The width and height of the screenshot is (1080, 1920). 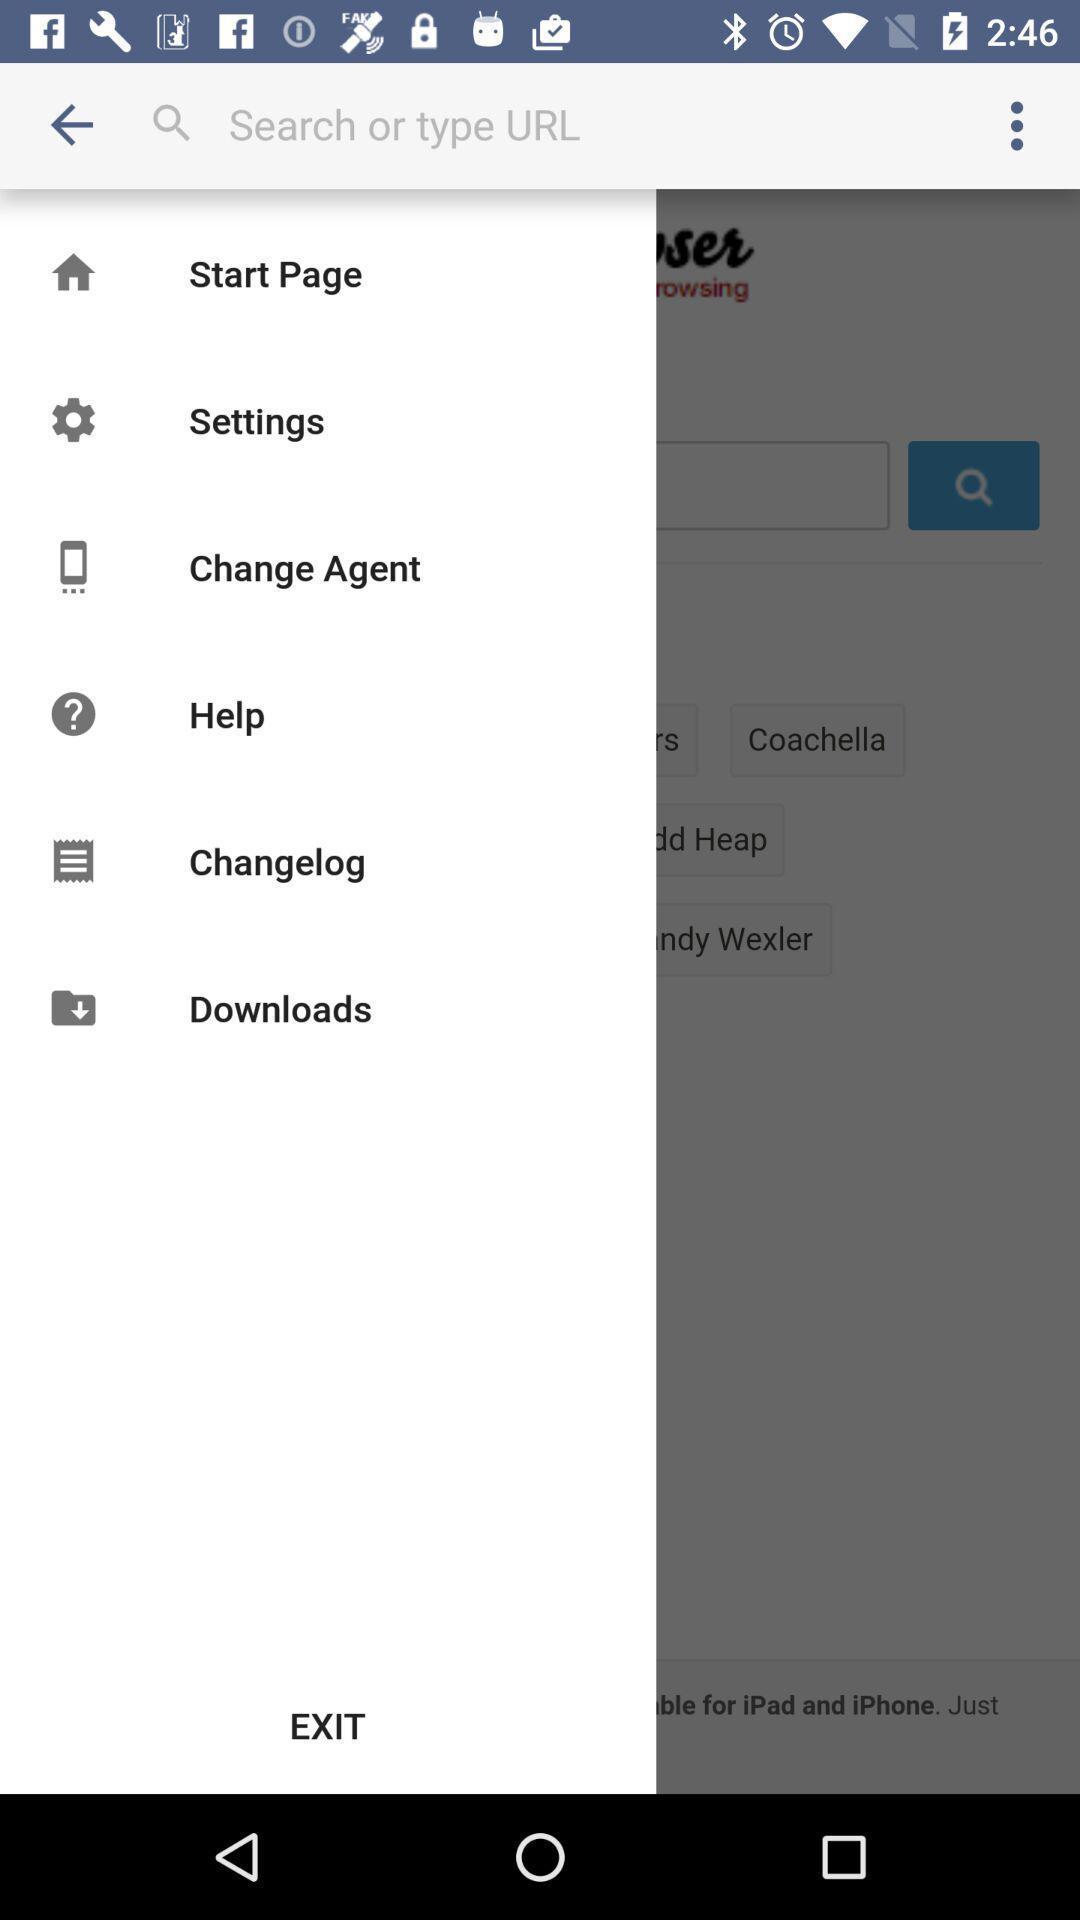 I want to click on icon at the center, so click(x=540, y=991).